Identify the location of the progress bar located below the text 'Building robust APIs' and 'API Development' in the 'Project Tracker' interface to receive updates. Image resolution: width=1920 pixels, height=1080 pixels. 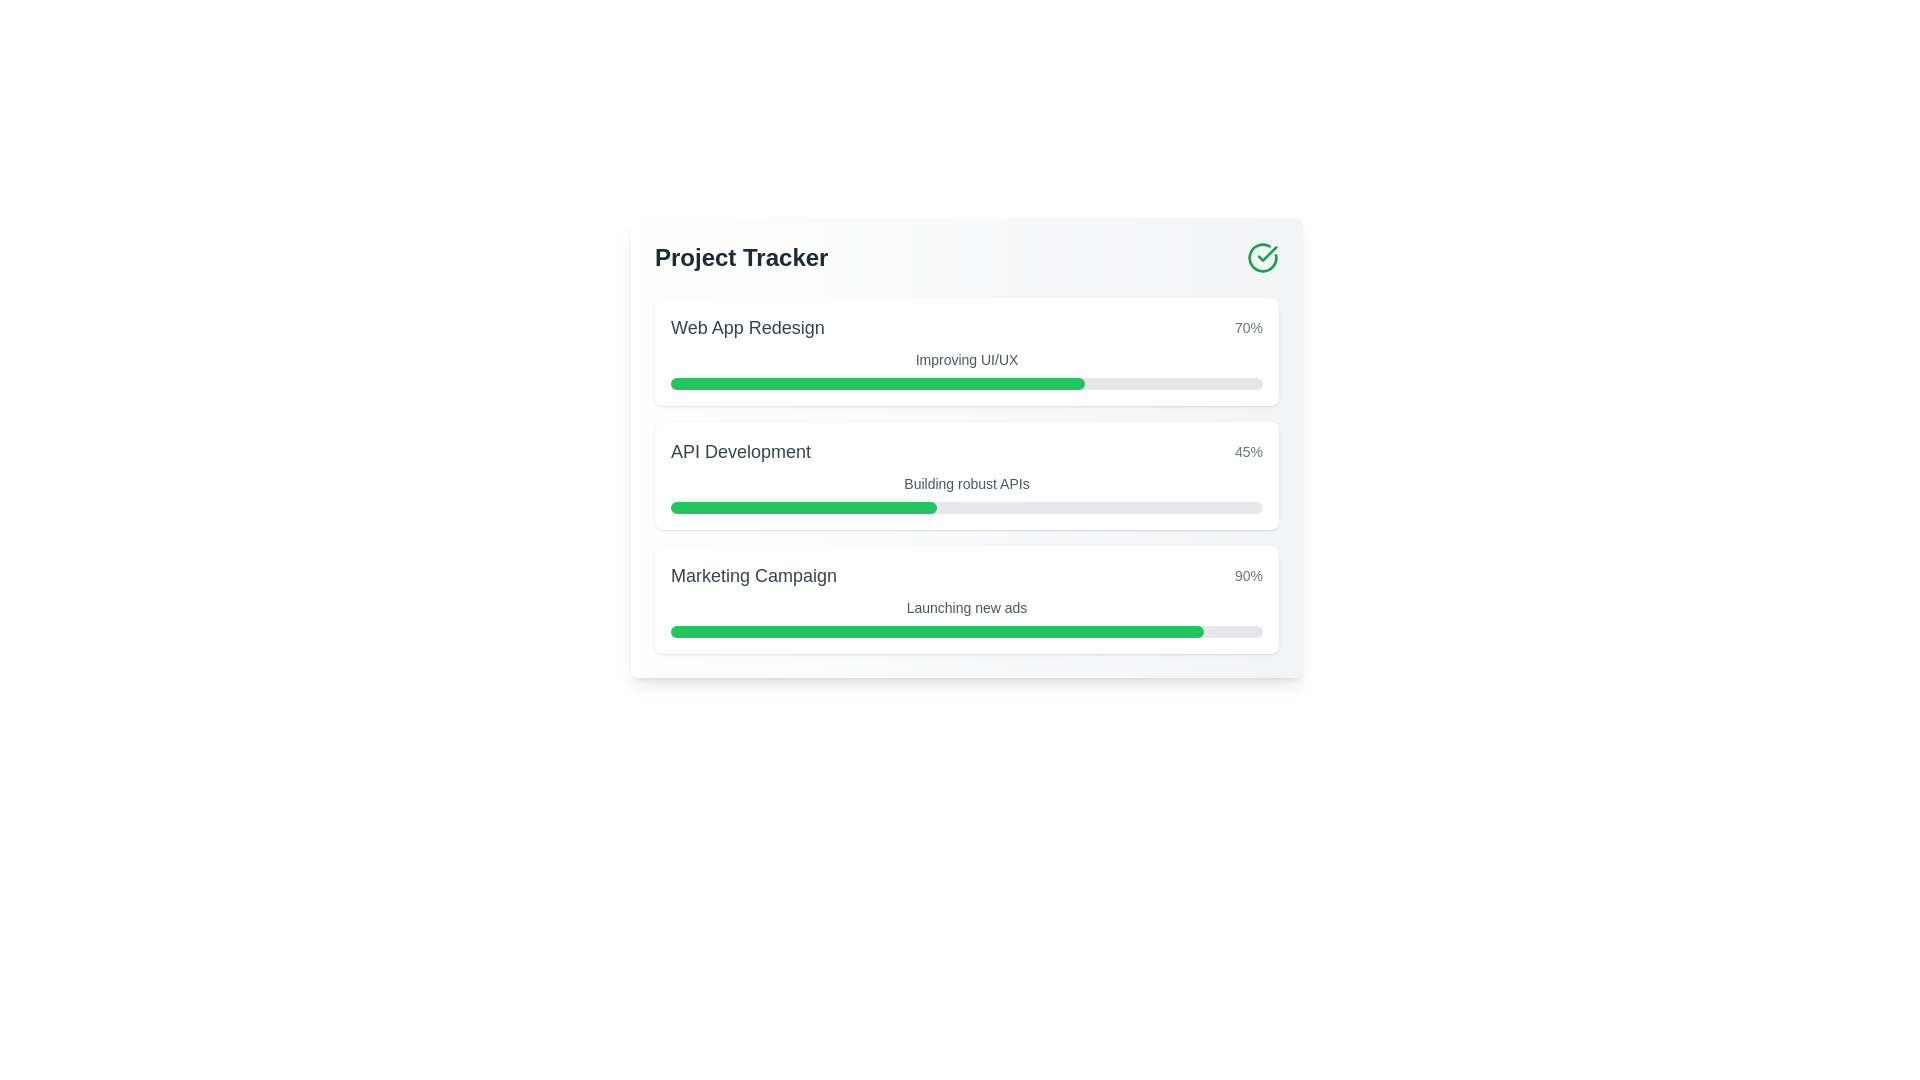
(966, 507).